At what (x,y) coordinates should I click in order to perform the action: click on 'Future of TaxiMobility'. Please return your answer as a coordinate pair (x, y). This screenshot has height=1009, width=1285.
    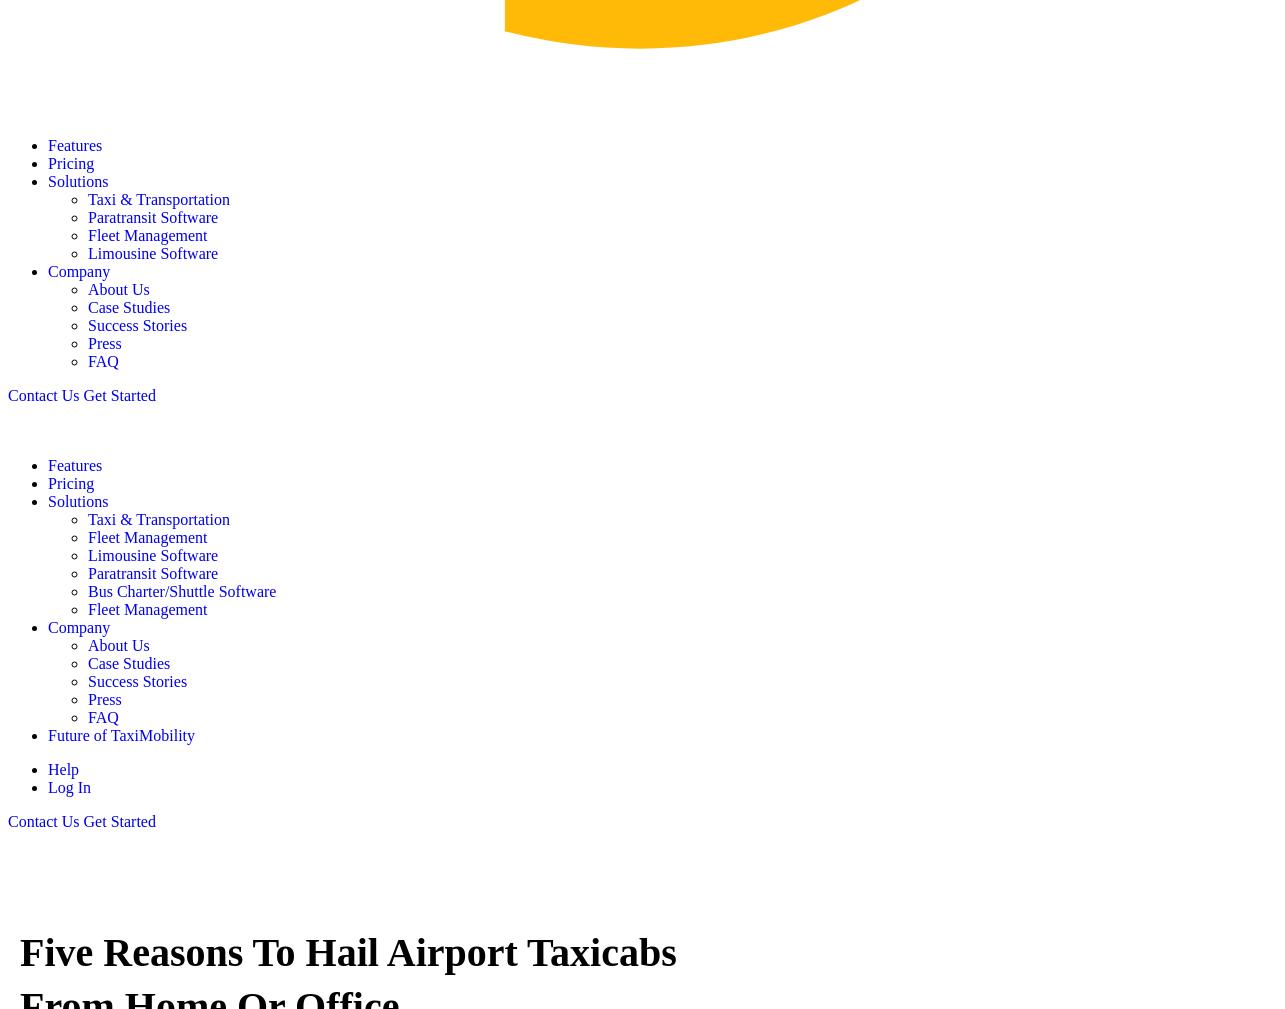
    Looking at the image, I should click on (121, 734).